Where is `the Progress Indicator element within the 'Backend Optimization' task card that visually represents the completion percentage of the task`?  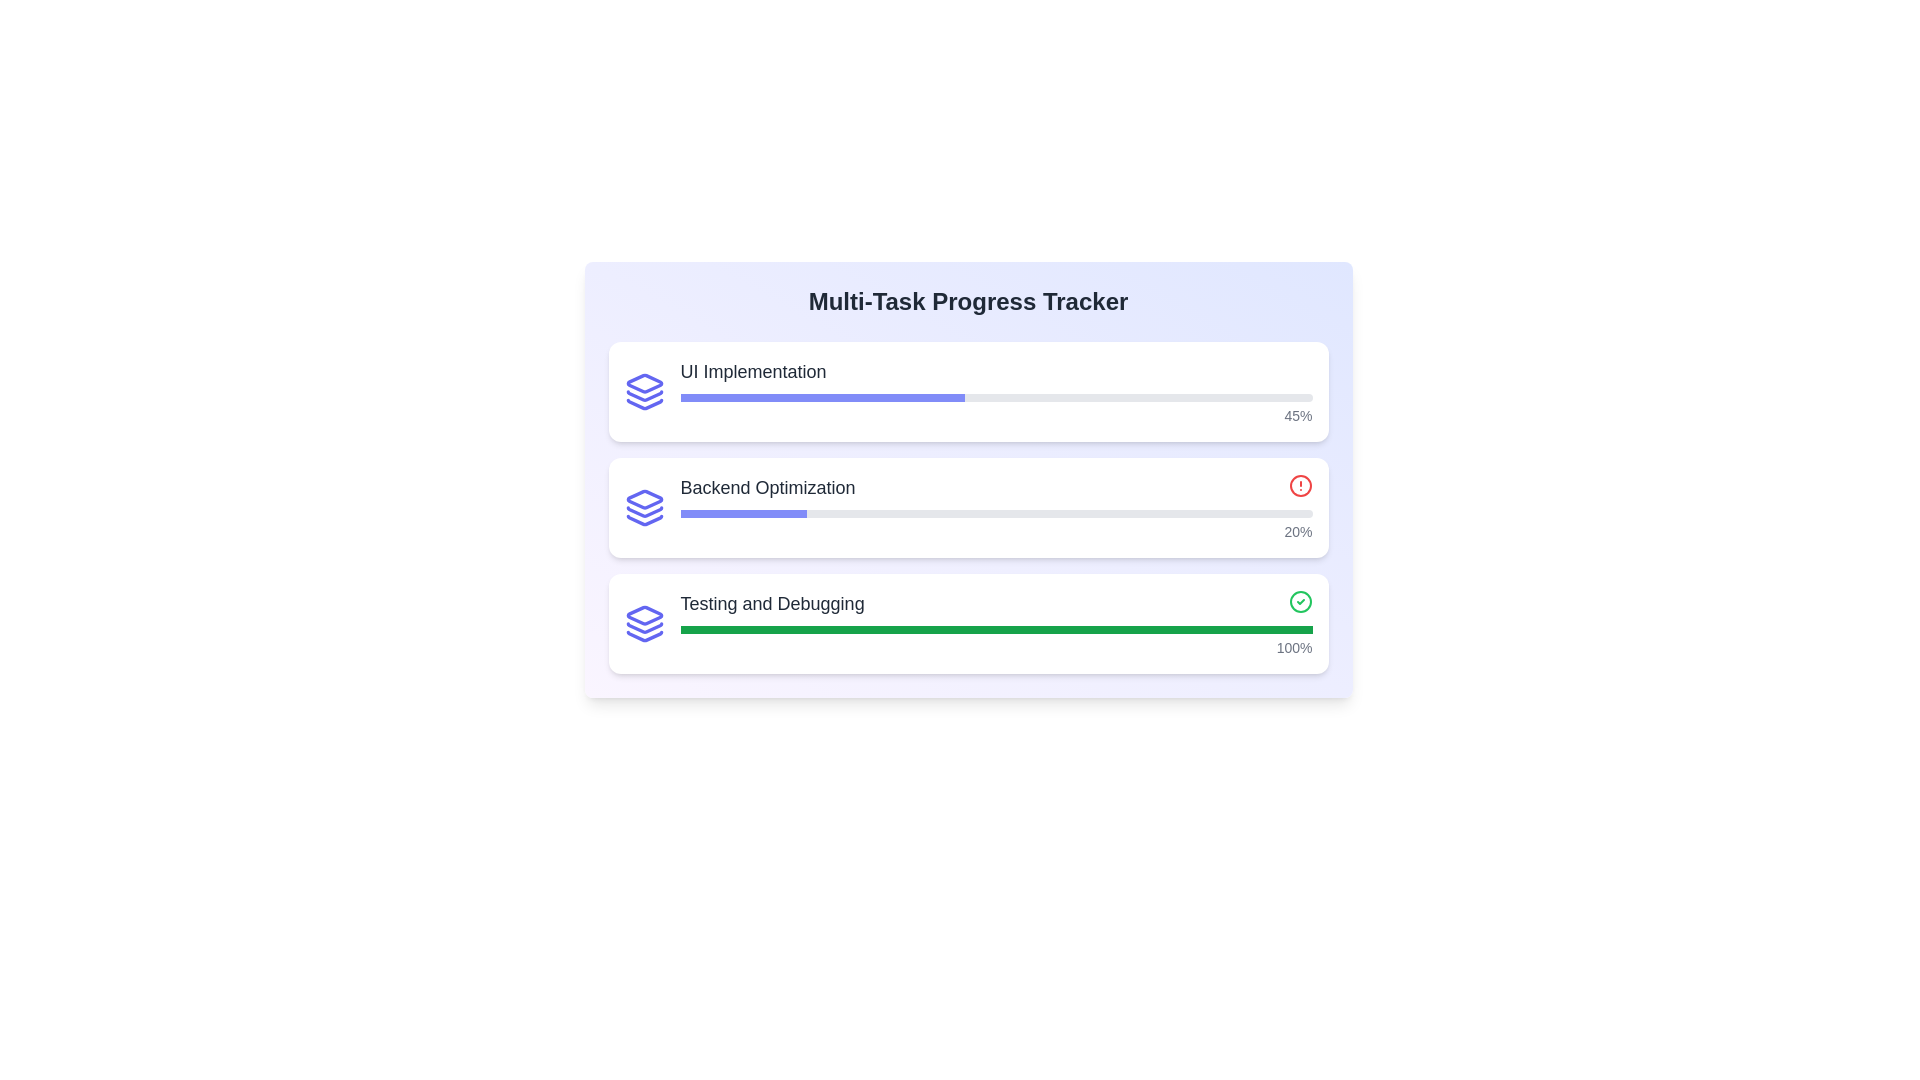
the Progress Indicator element within the 'Backend Optimization' task card that visually represents the completion percentage of the task is located at coordinates (742, 512).